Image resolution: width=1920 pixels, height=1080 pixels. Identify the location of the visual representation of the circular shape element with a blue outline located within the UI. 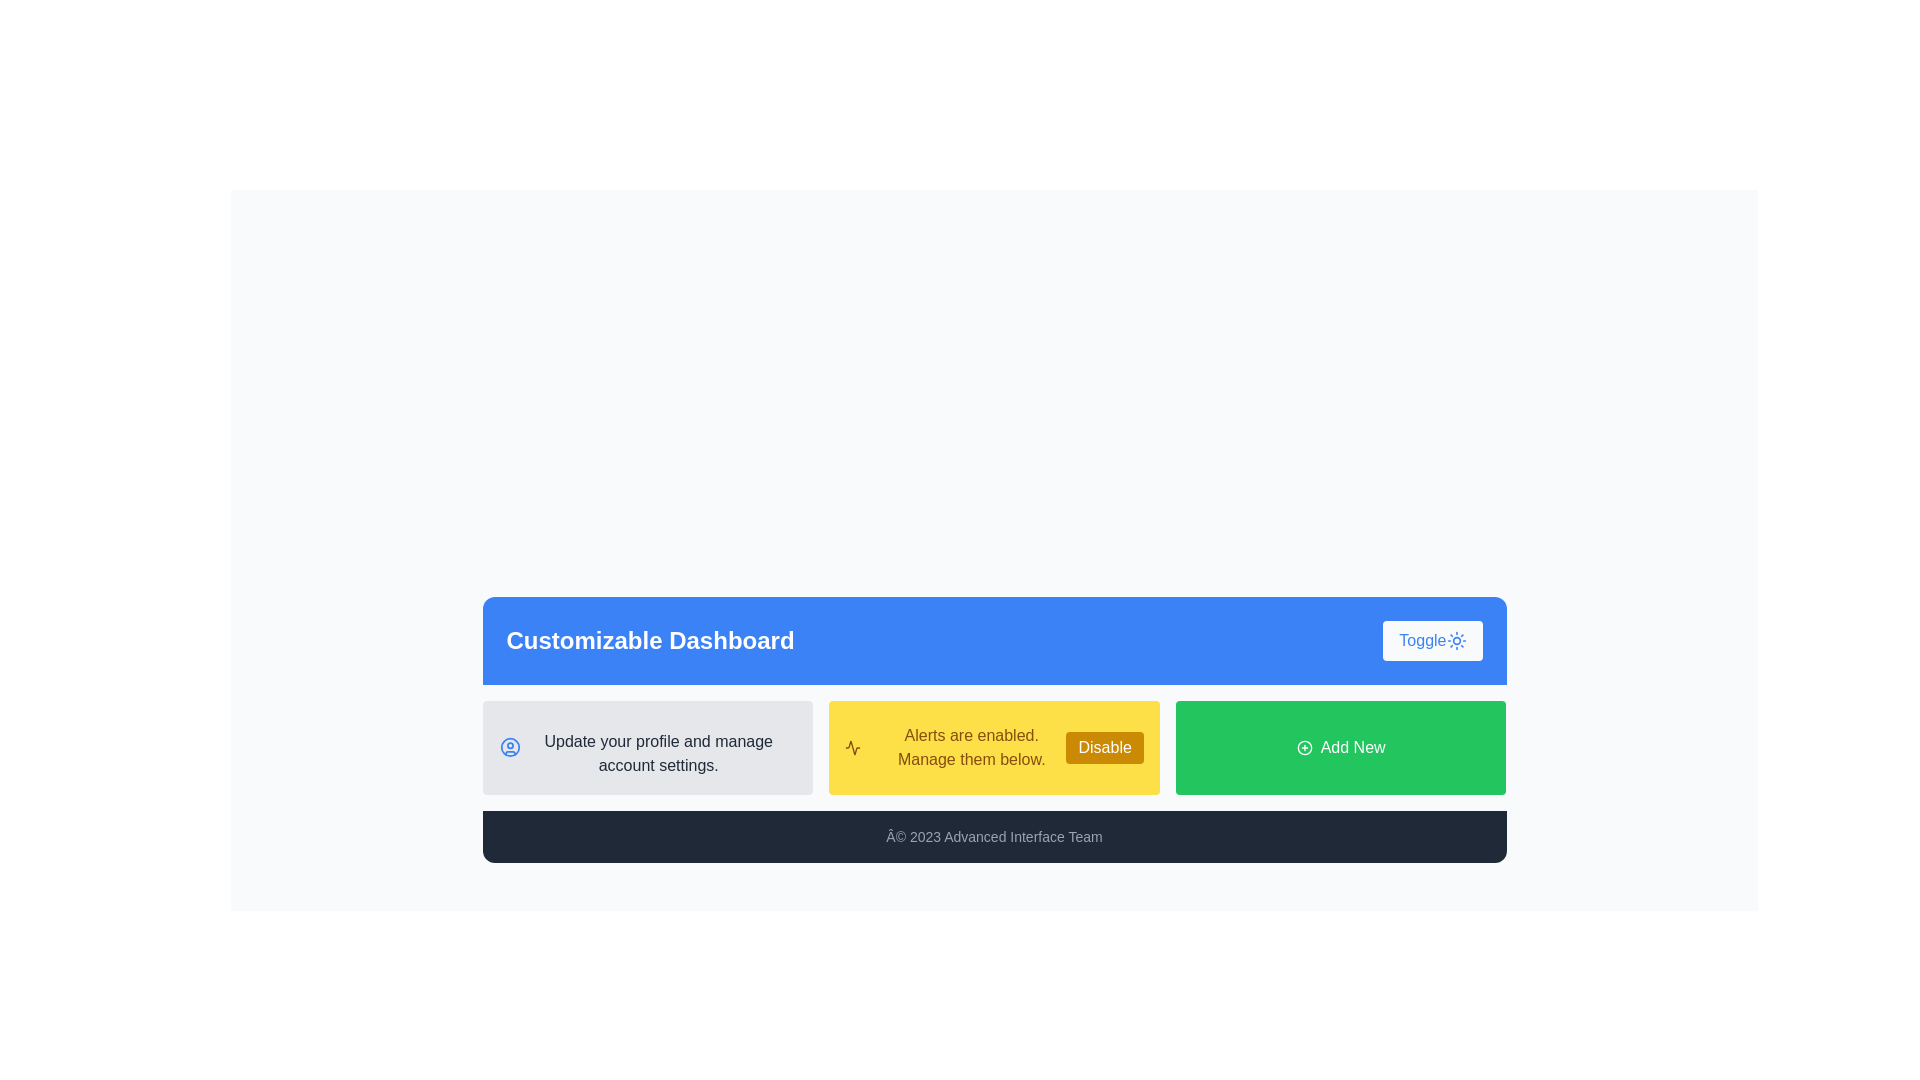
(510, 748).